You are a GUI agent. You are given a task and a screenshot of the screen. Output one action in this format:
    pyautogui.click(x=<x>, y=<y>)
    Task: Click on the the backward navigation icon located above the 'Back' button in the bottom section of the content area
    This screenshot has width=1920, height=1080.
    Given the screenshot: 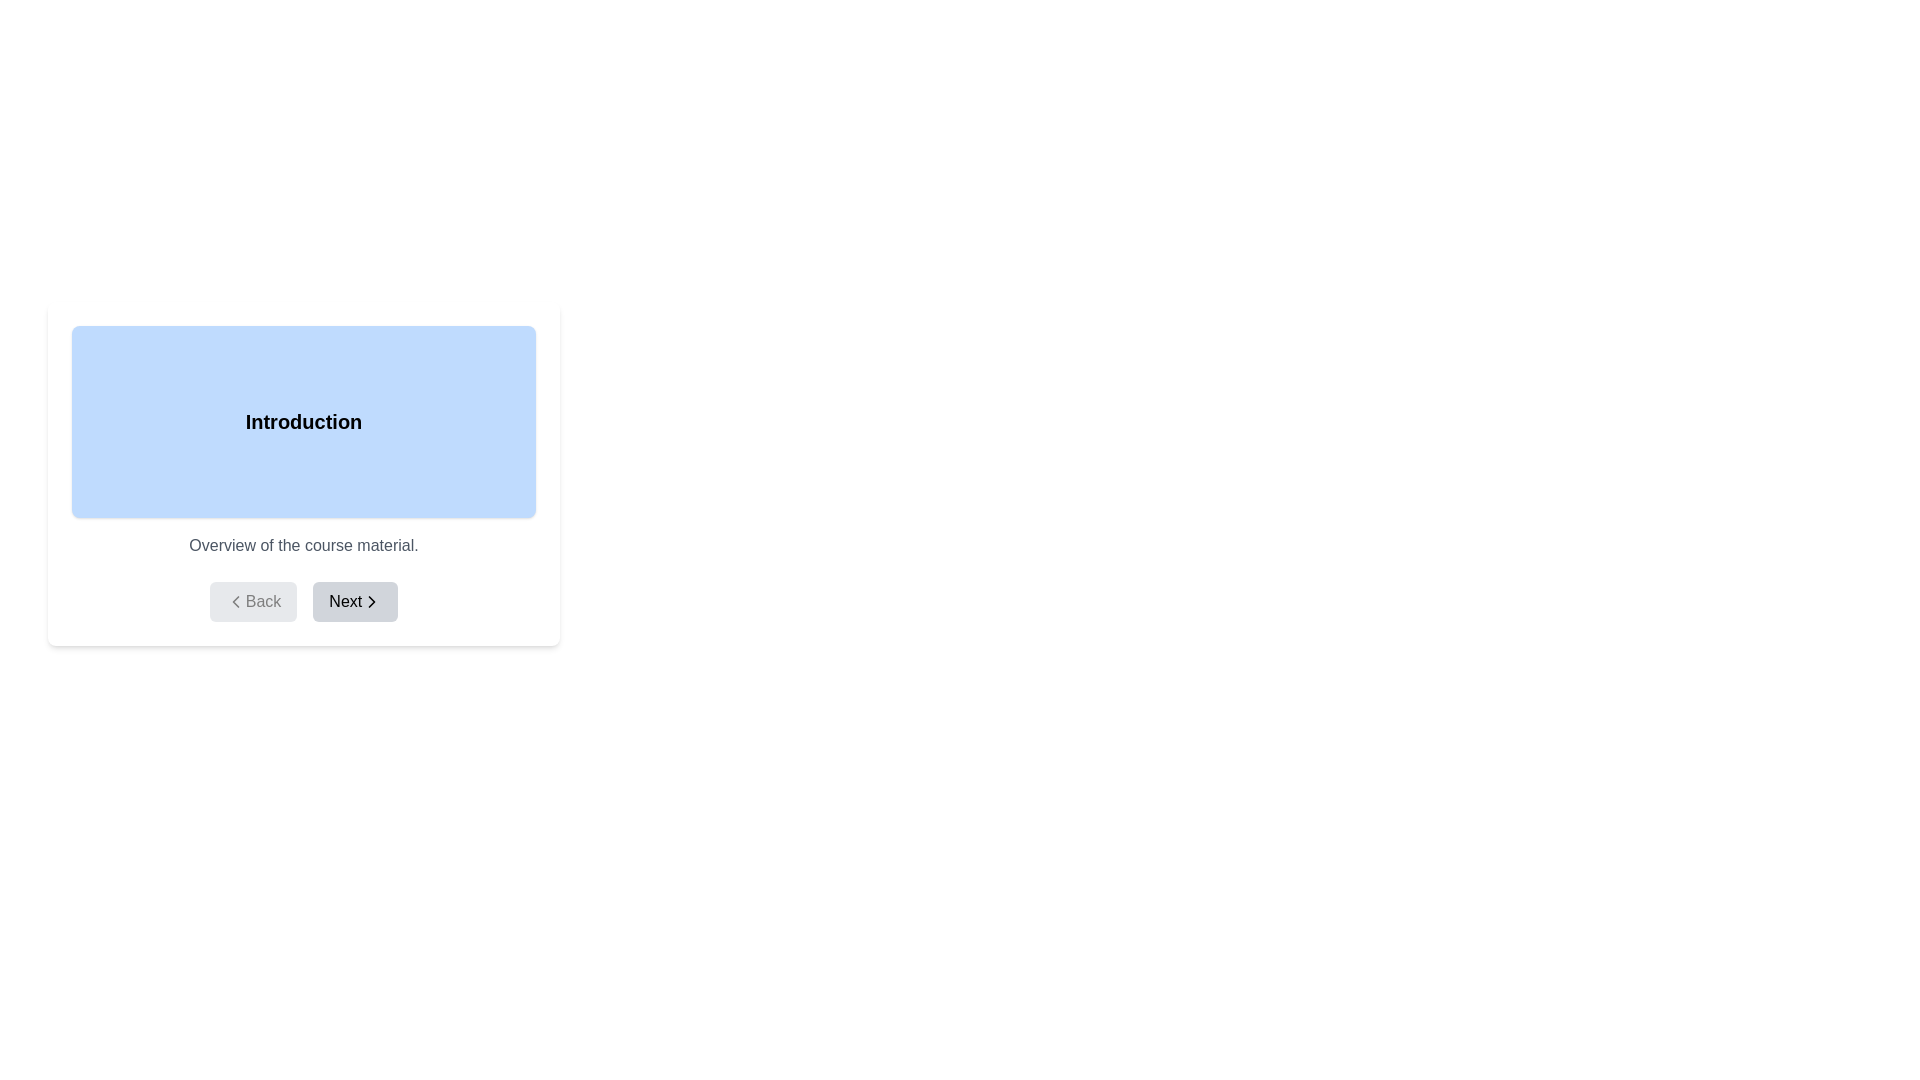 What is the action you would take?
    pyautogui.click(x=235, y=600)
    